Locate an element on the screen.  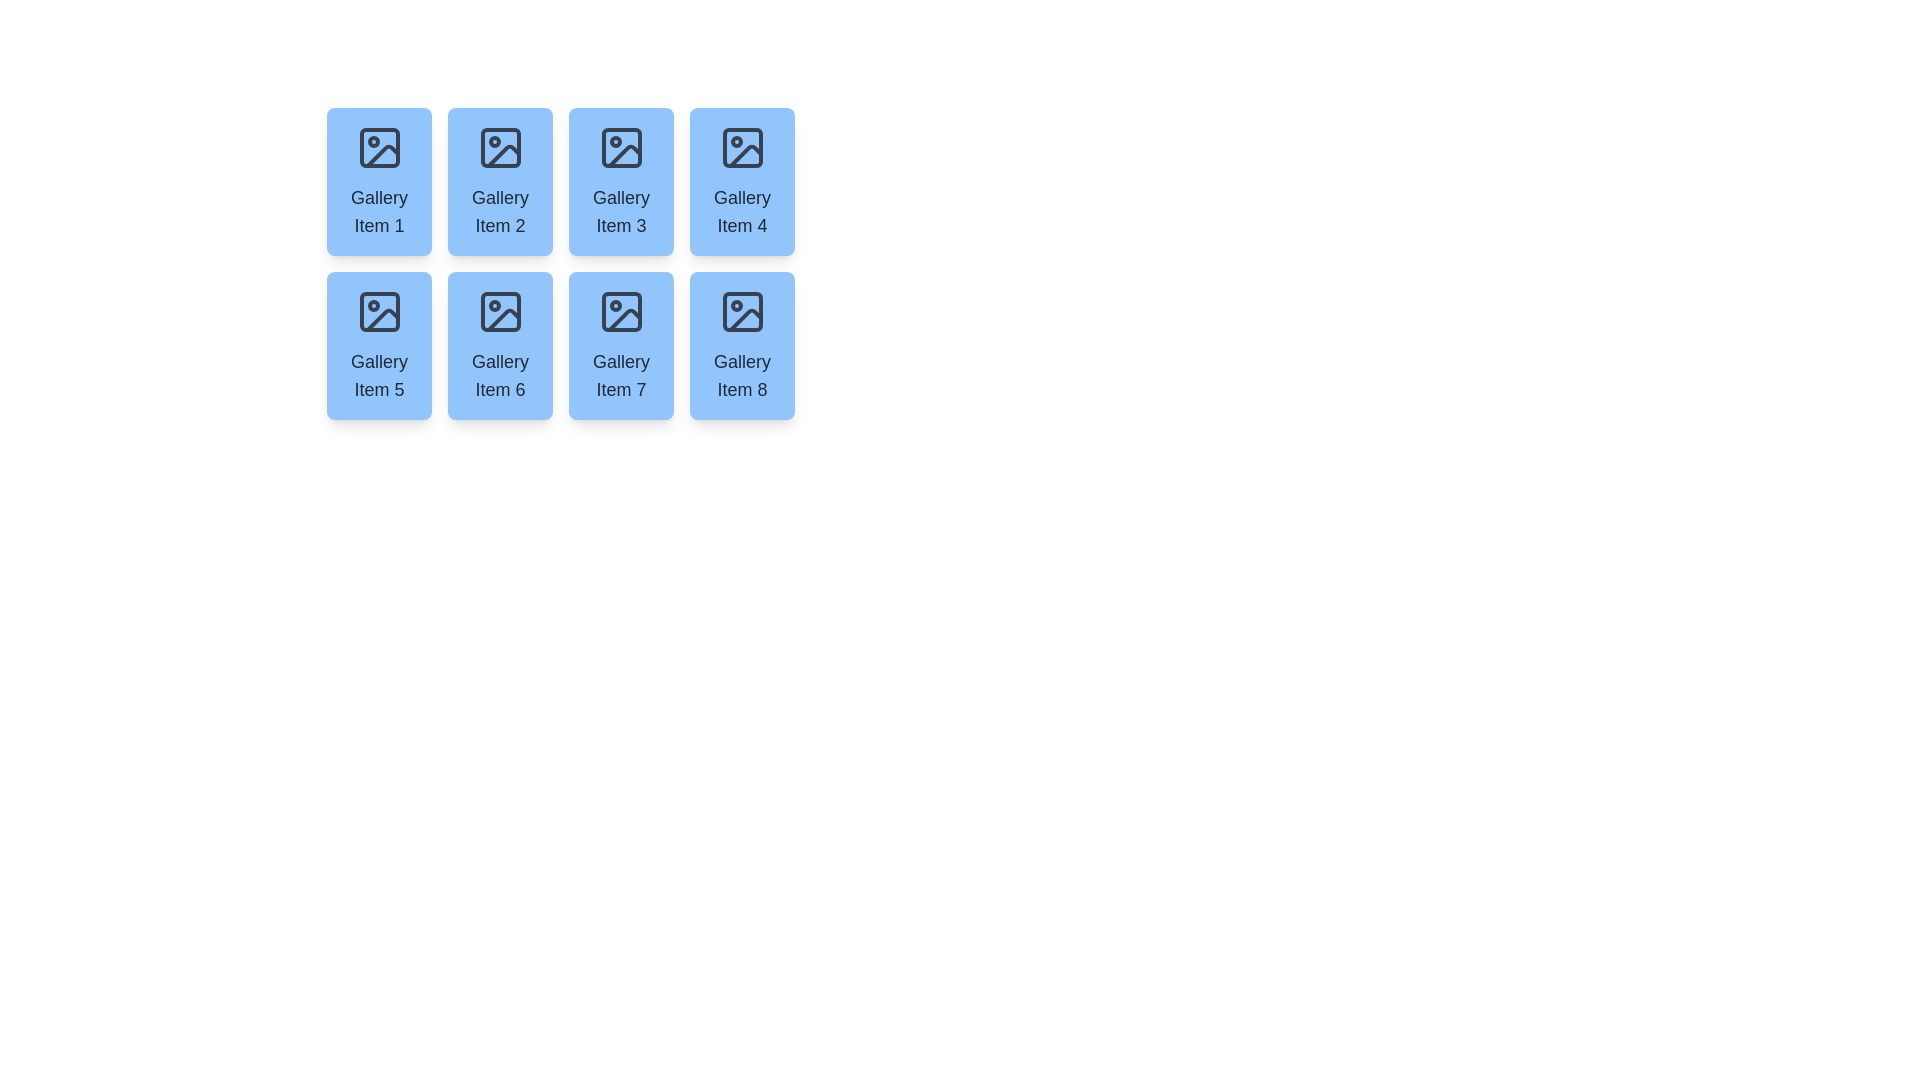
the gray rounded rectangle inside the fifth gallery item of the SVG graphic icon, which serves as an image placeholder is located at coordinates (379, 312).